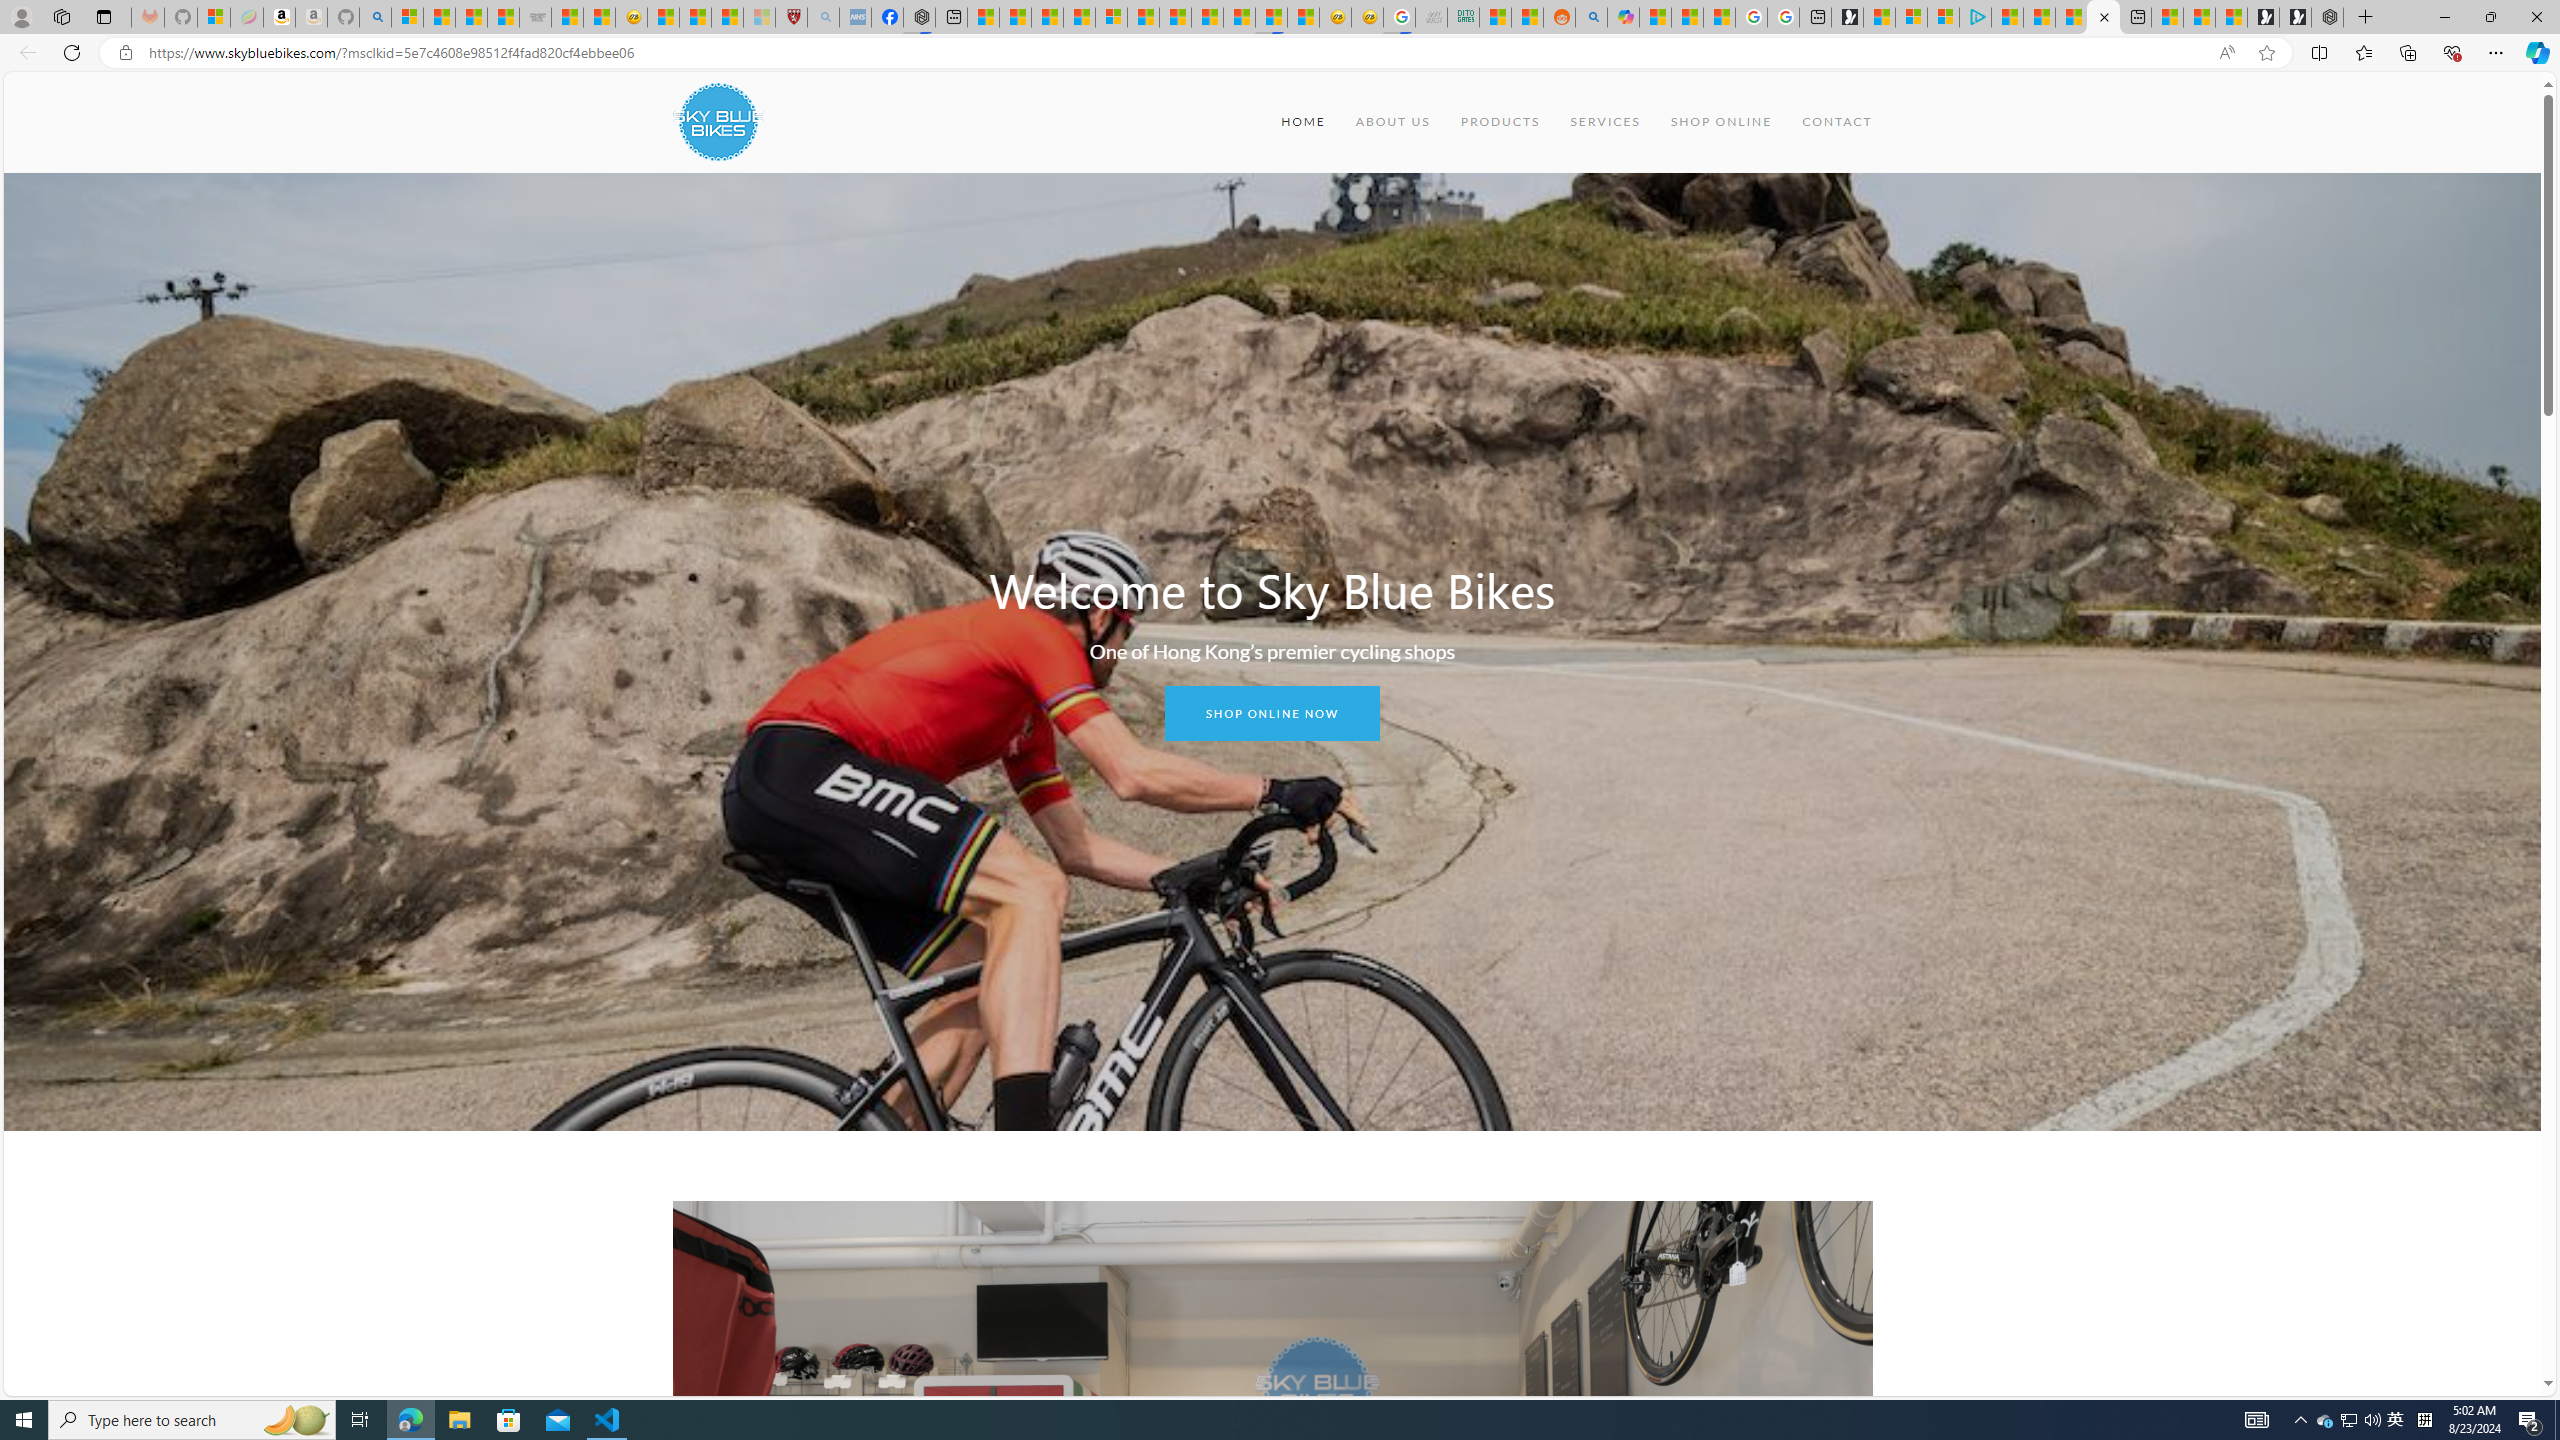 The image size is (2560, 1440). Describe the element at coordinates (535, 16) in the screenshot. I see `'Combat Siege'` at that location.